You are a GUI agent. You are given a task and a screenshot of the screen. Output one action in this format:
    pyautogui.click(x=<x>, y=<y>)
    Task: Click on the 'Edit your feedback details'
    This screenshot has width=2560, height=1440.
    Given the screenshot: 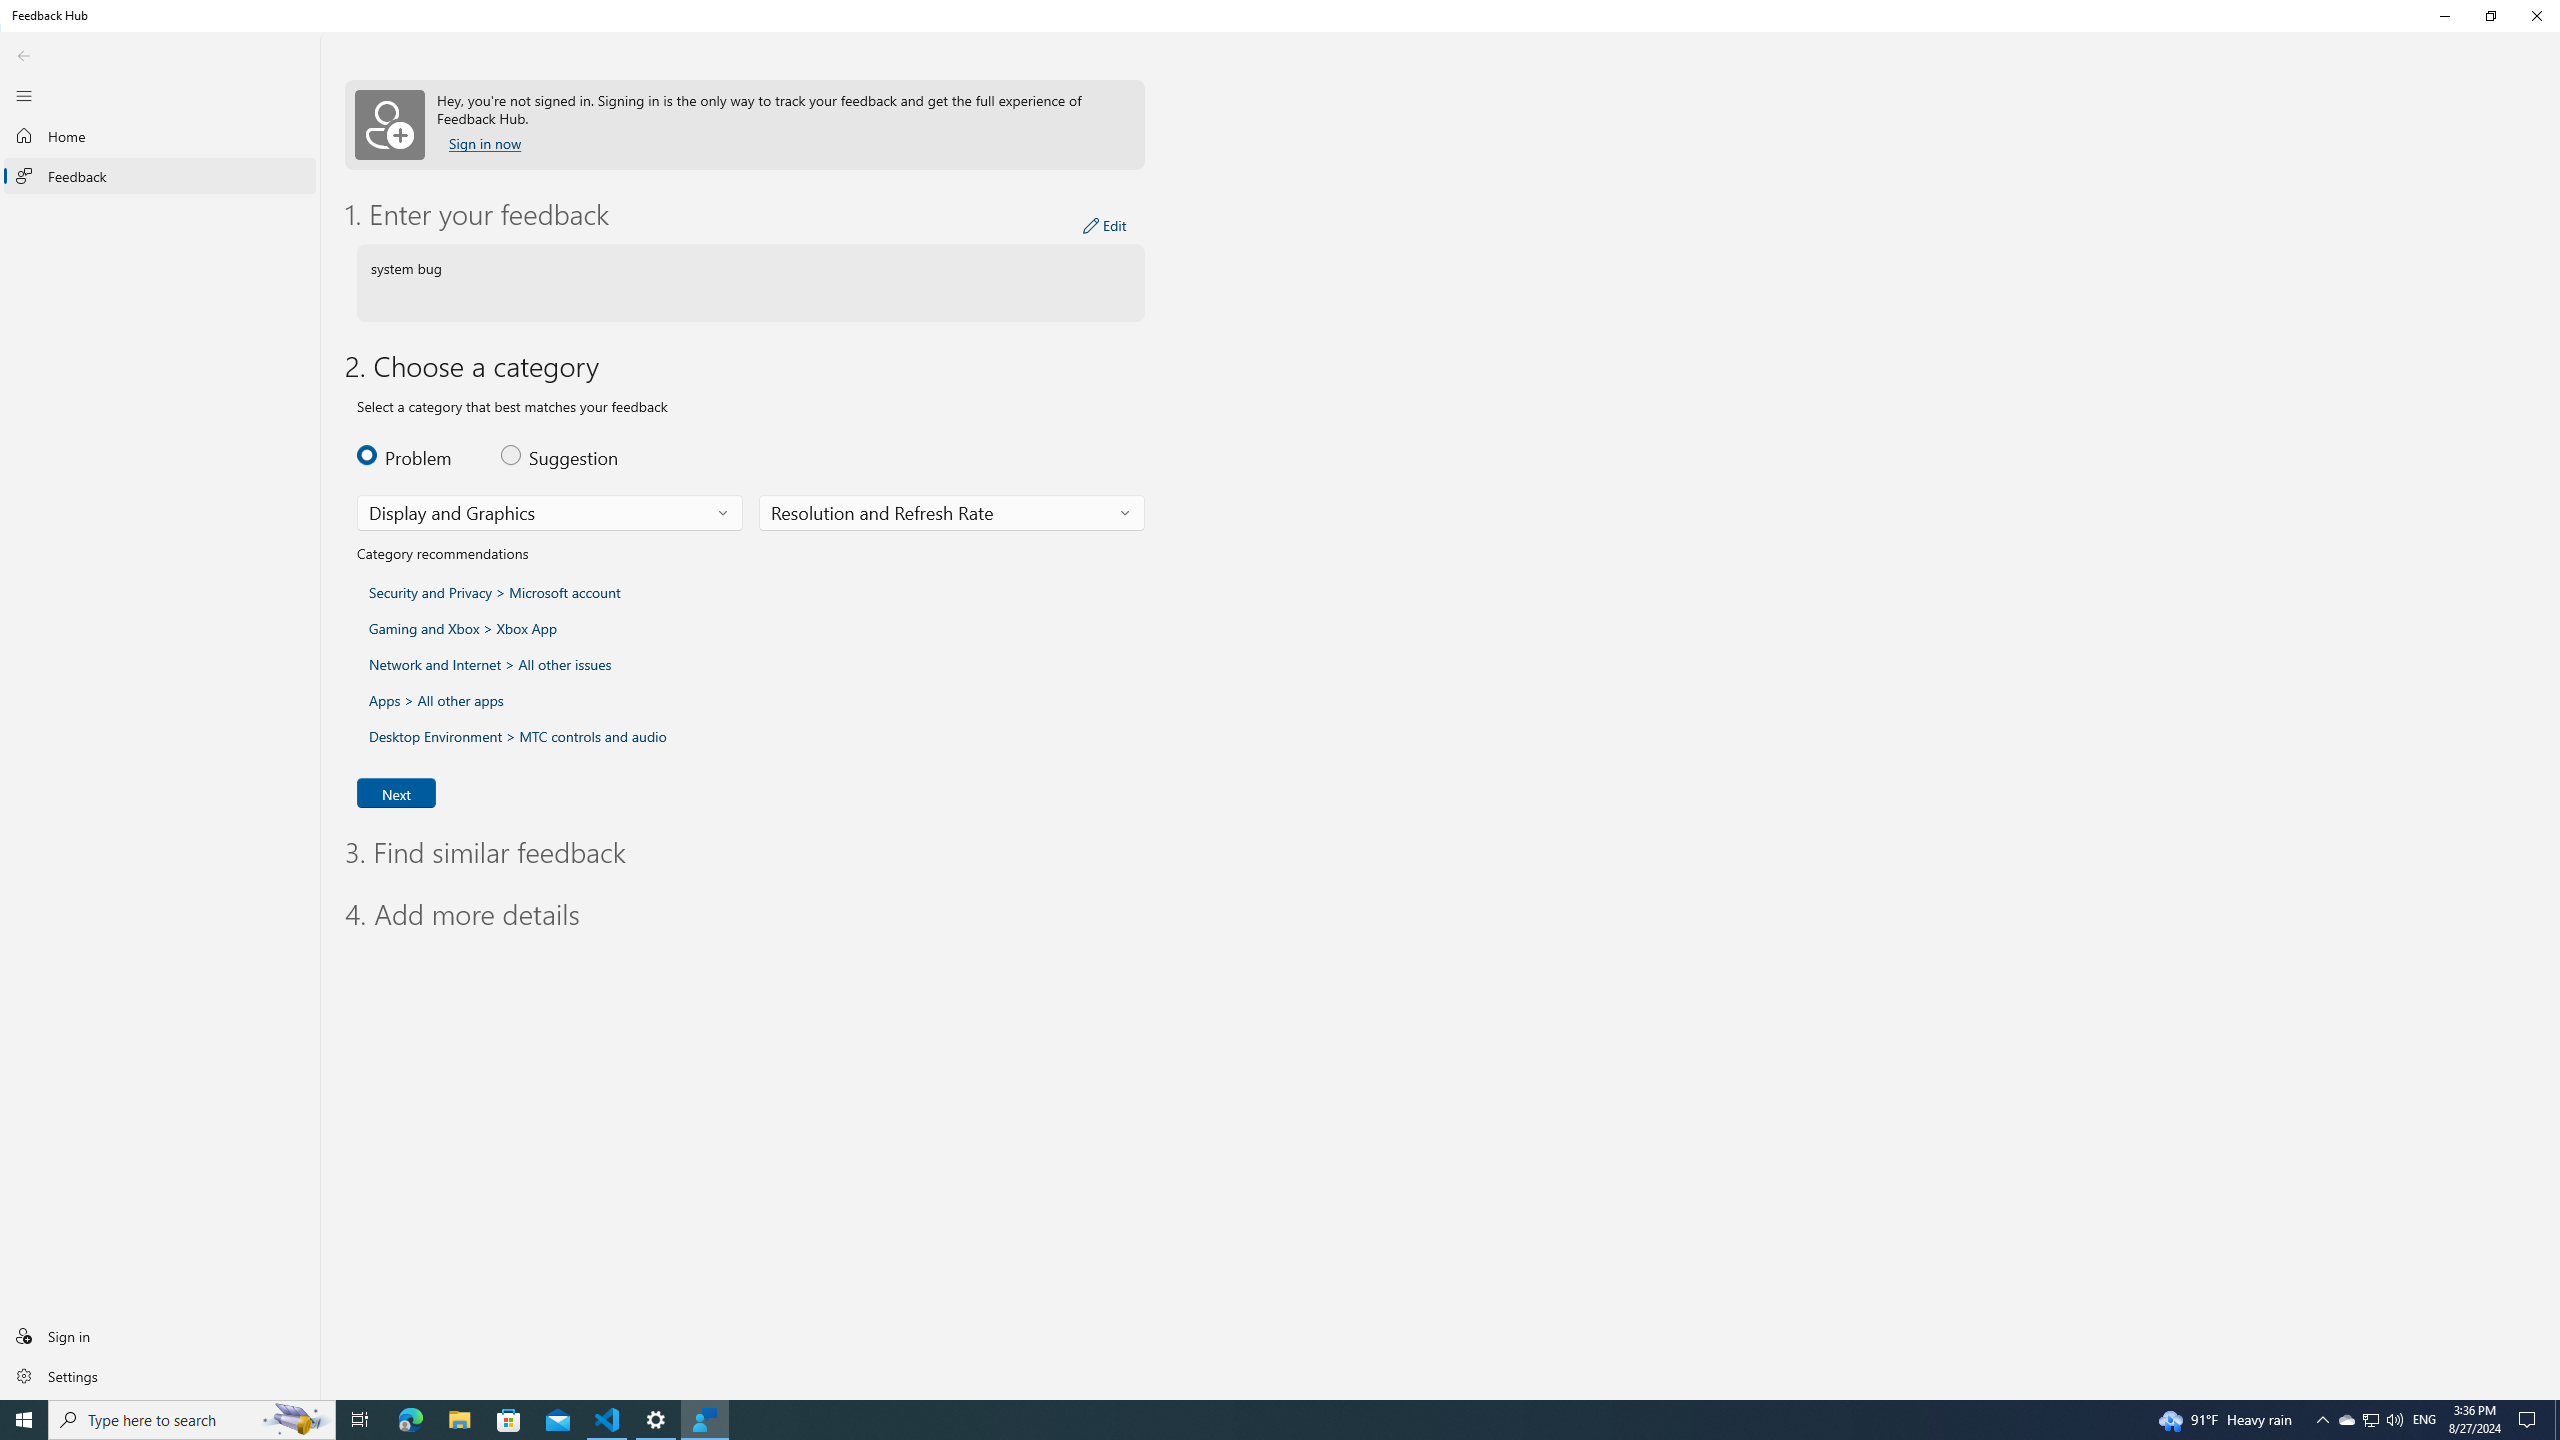 What is the action you would take?
    pyautogui.click(x=1104, y=225)
    